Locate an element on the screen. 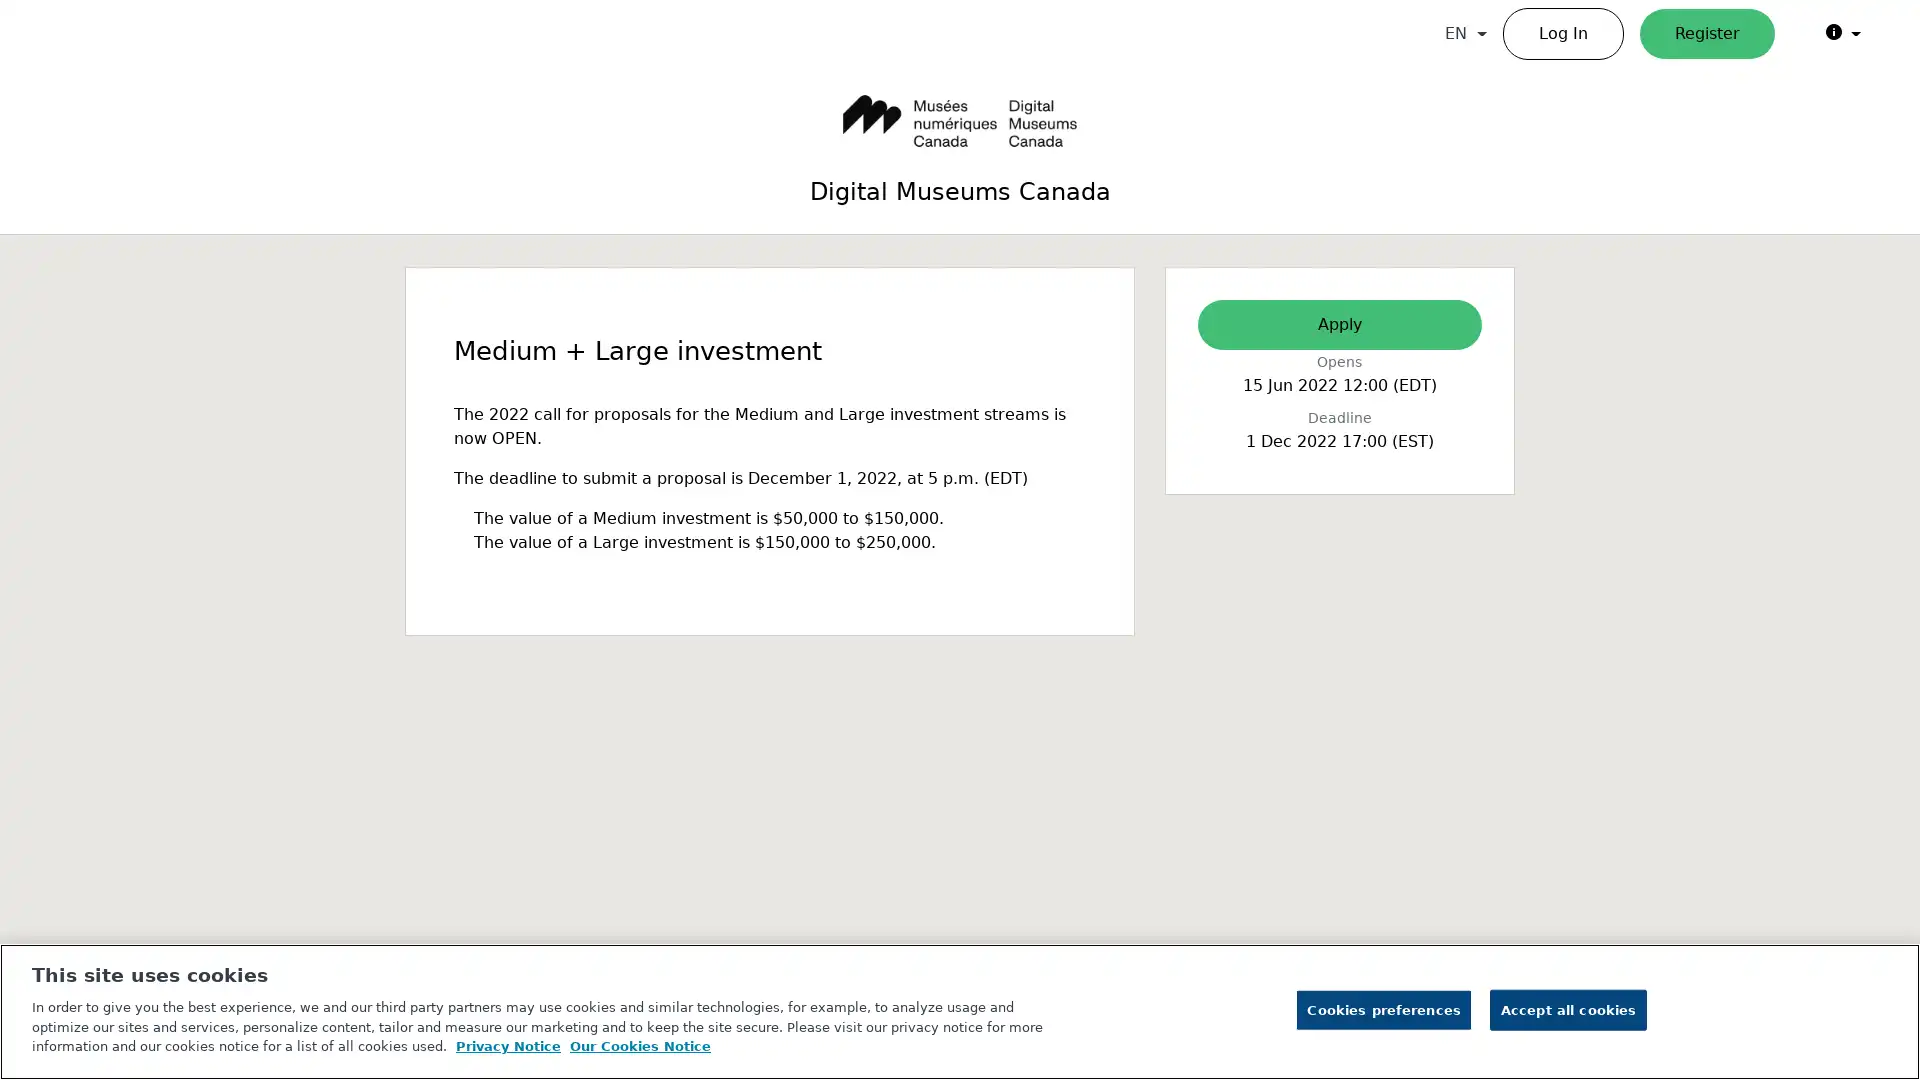 This screenshot has width=1920, height=1080. Cookies preferences is located at coordinates (1382, 1010).